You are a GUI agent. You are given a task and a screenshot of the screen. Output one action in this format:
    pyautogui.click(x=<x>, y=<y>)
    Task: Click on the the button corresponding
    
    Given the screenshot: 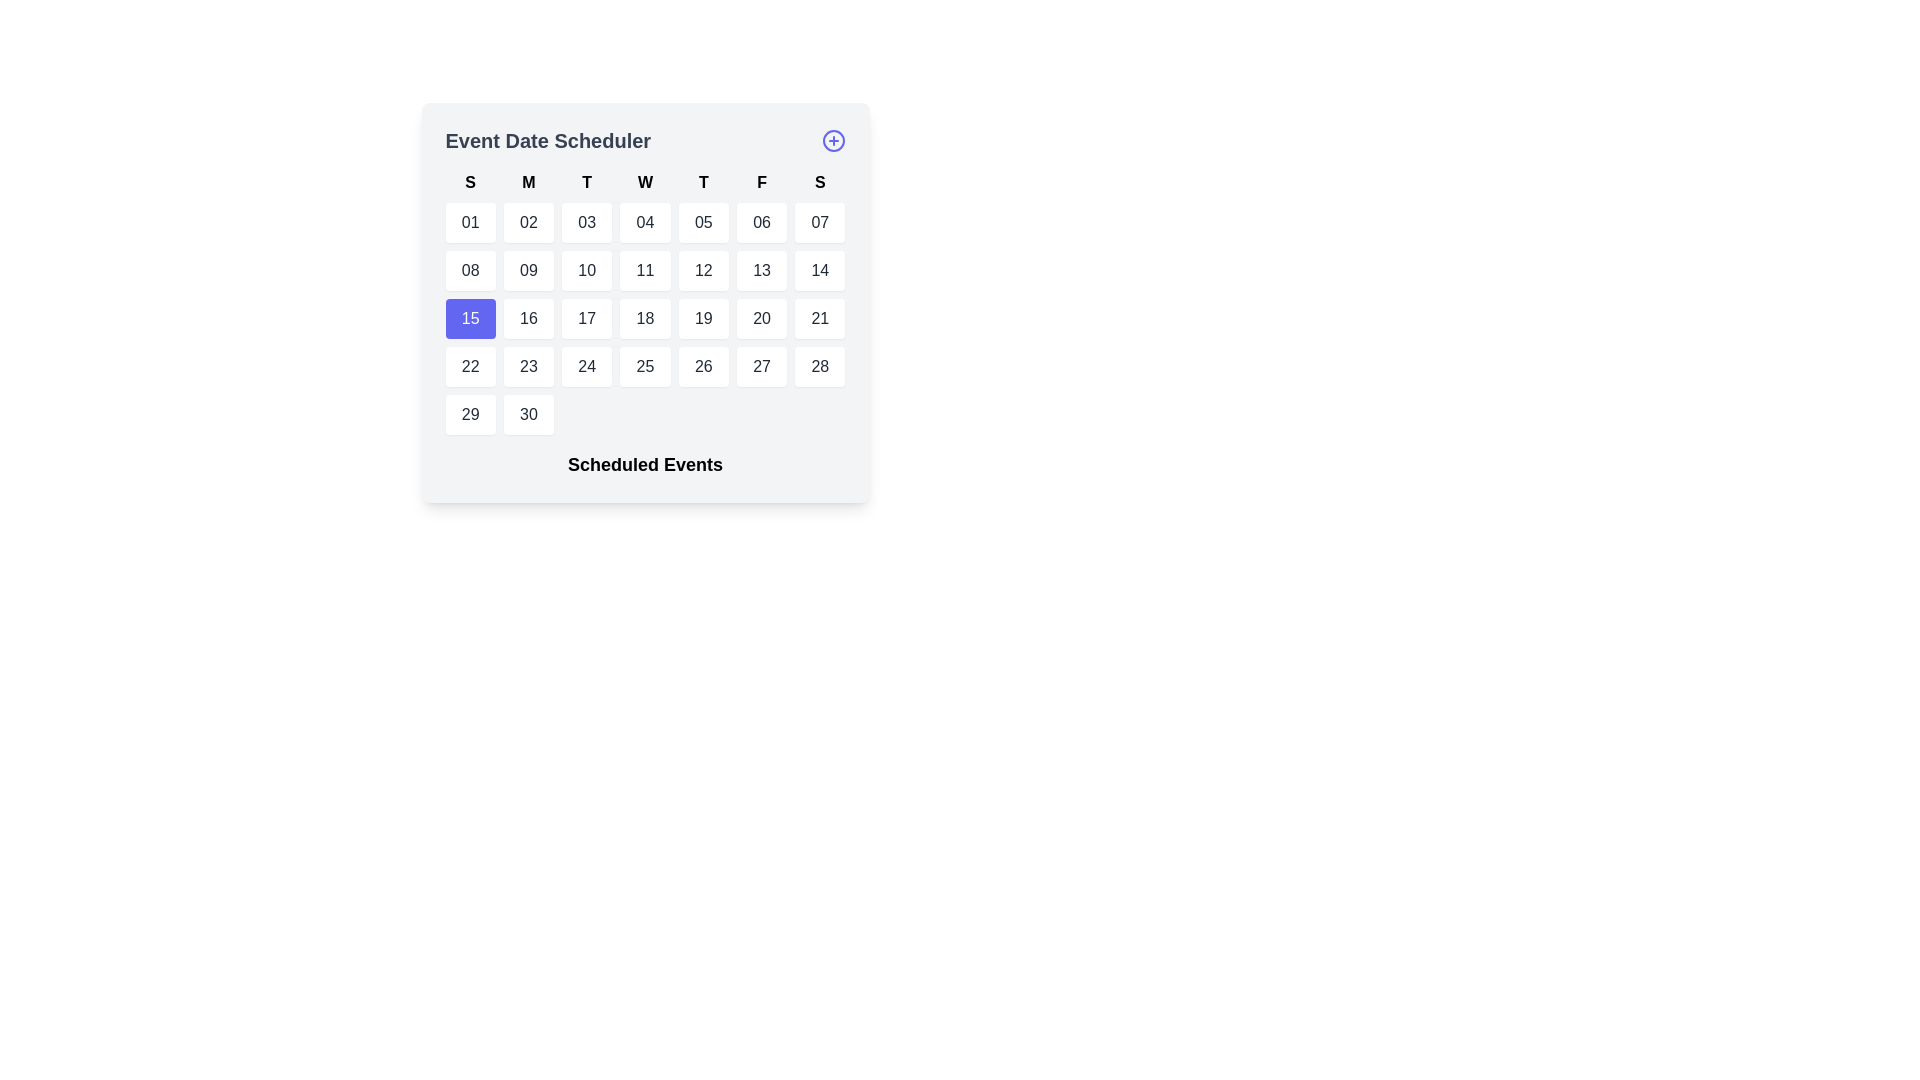 What is the action you would take?
    pyautogui.click(x=820, y=318)
    